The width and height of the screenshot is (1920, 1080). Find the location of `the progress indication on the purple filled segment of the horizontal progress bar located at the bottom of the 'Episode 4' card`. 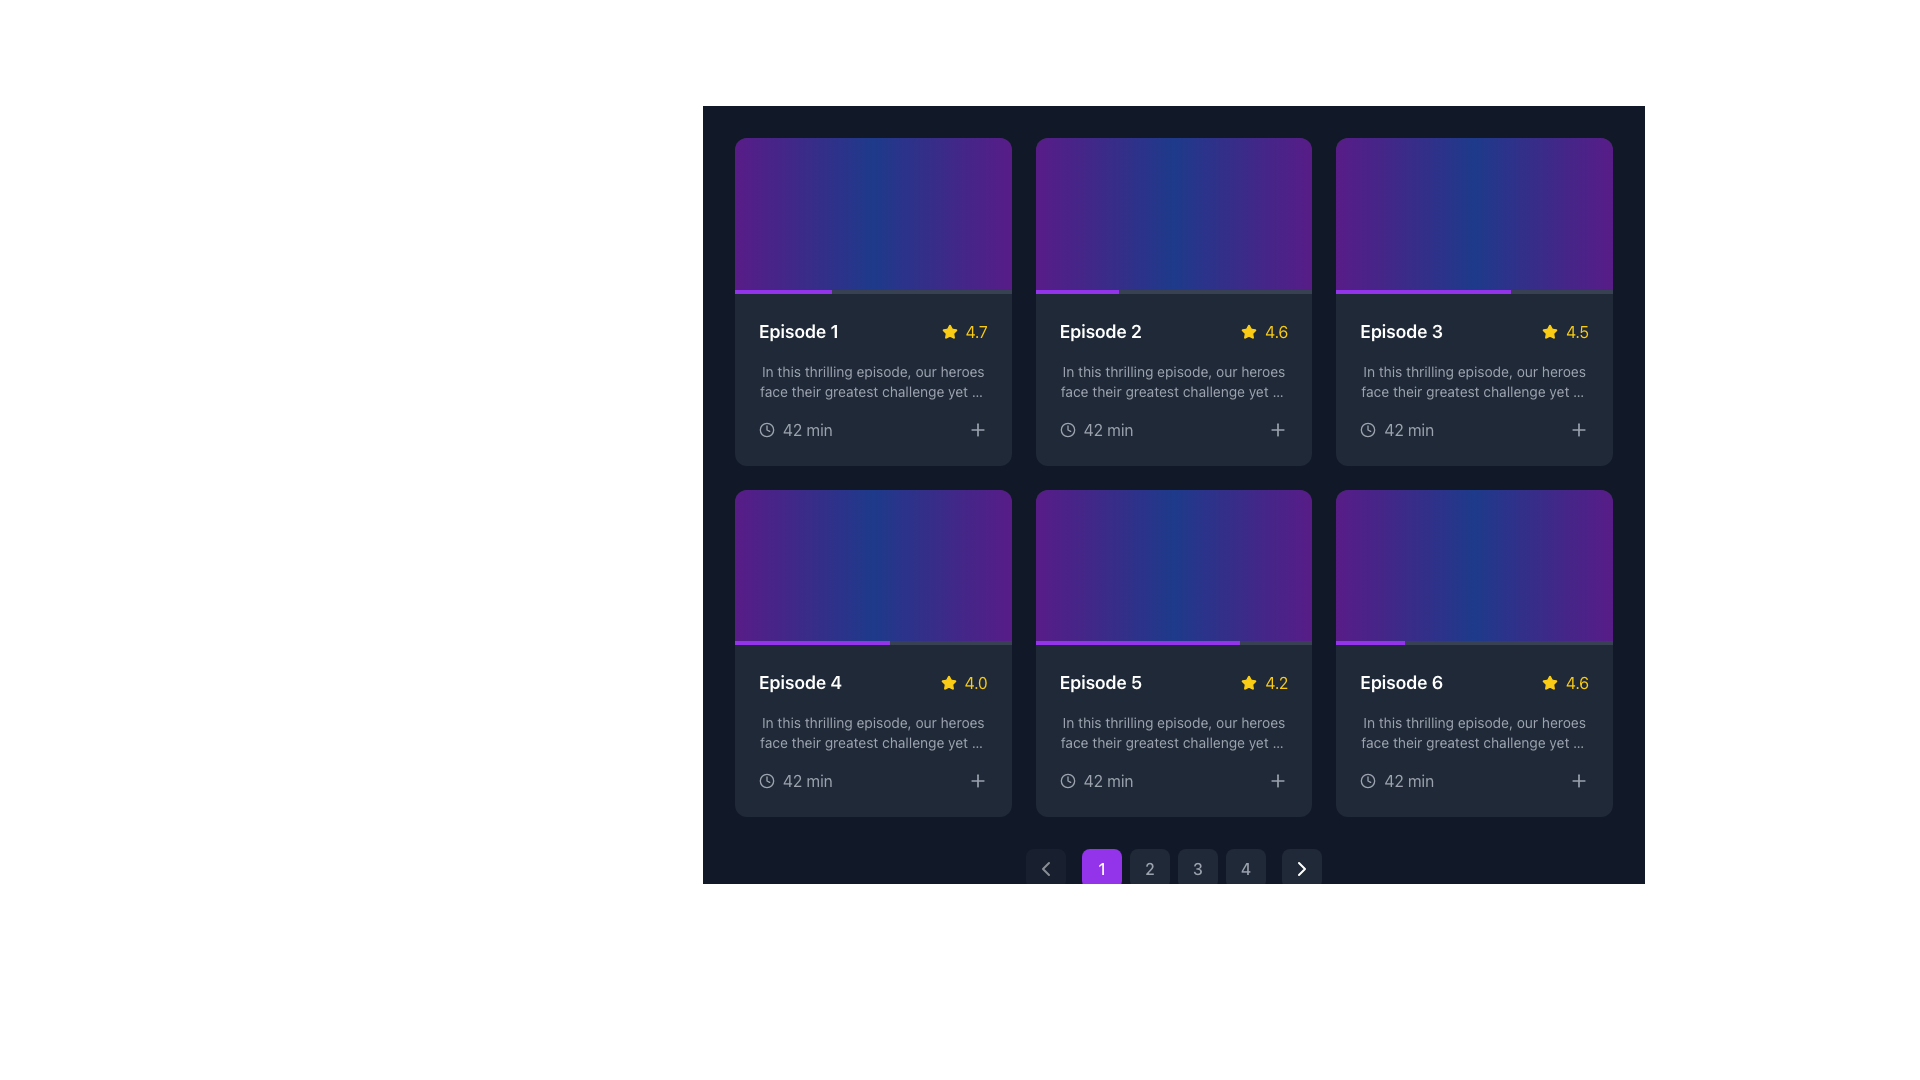

the progress indication on the purple filled segment of the horizontal progress bar located at the bottom of the 'Episode 4' card is located at coordinates (812, 643).